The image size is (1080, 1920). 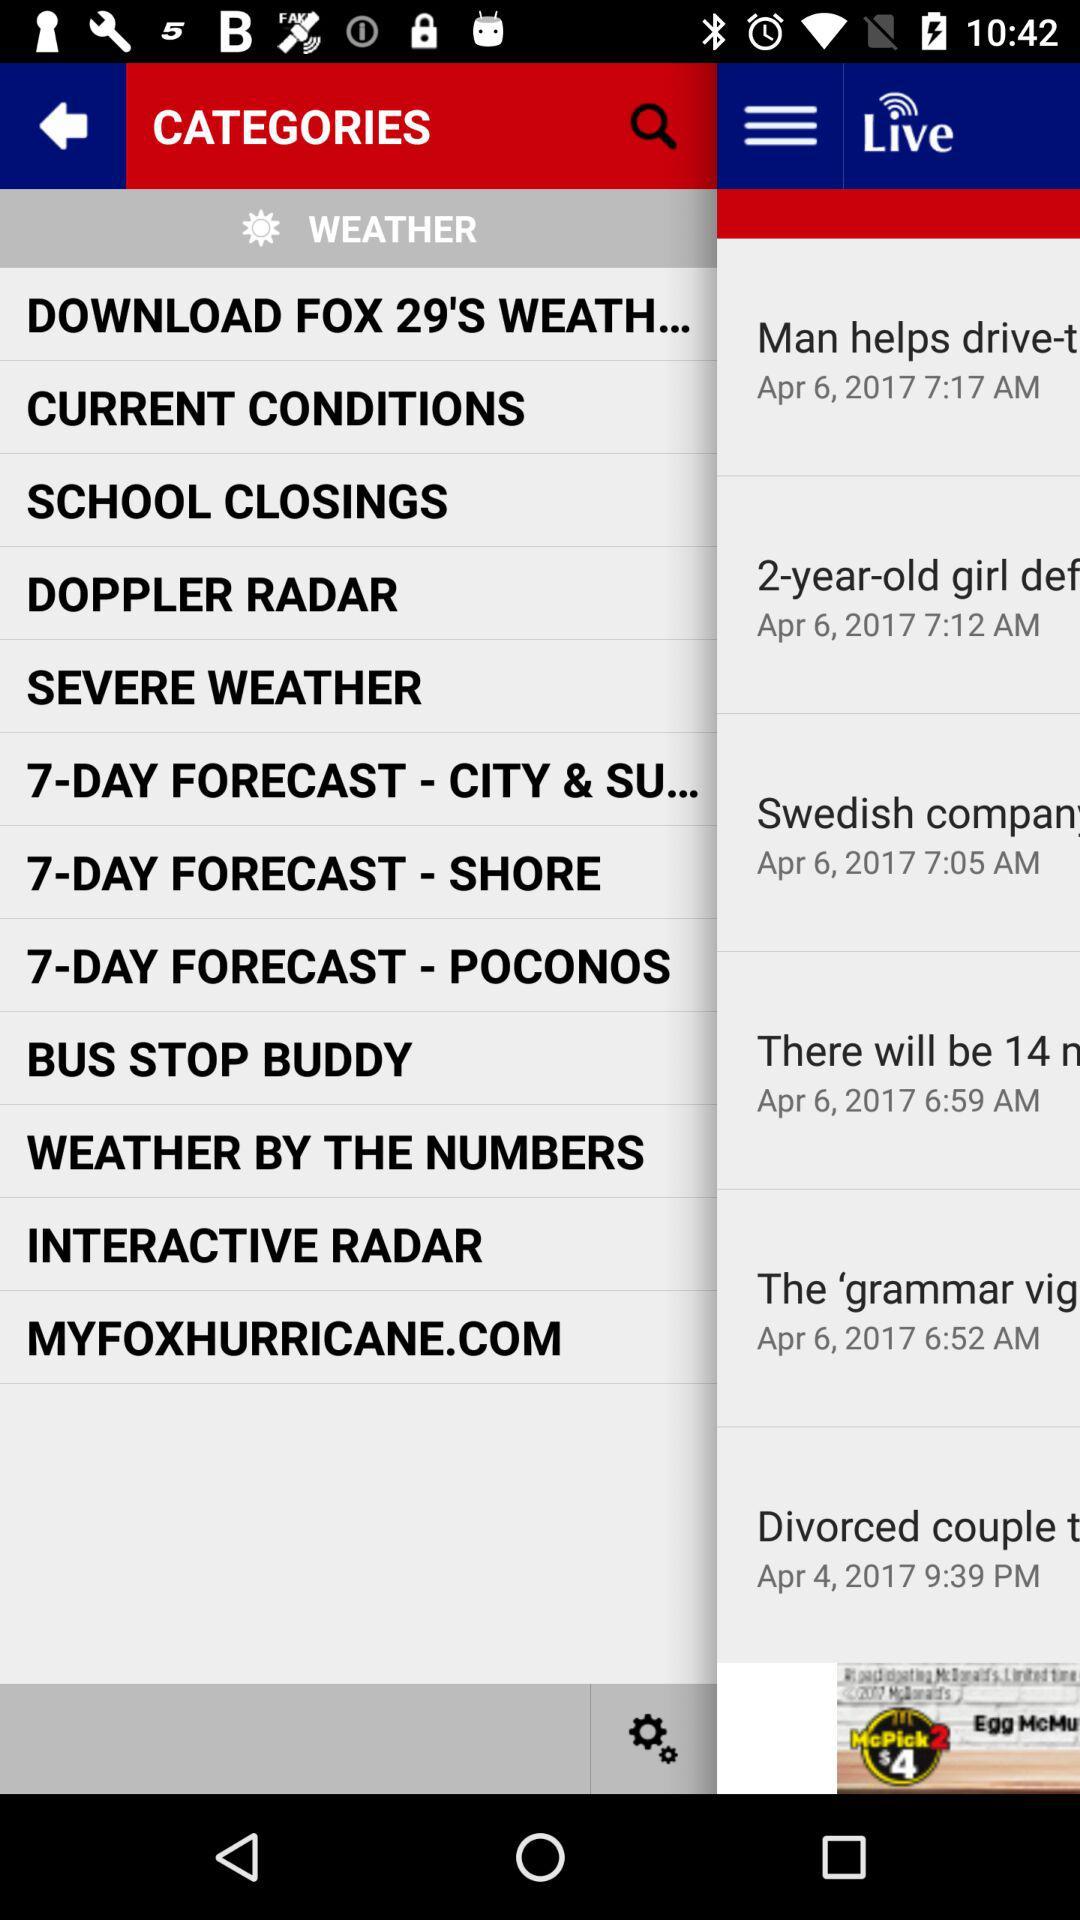 What do you see at coordinates (371, 312) in the screenshot?
I see `the item above current conditions` at bounding box center [371, 312].